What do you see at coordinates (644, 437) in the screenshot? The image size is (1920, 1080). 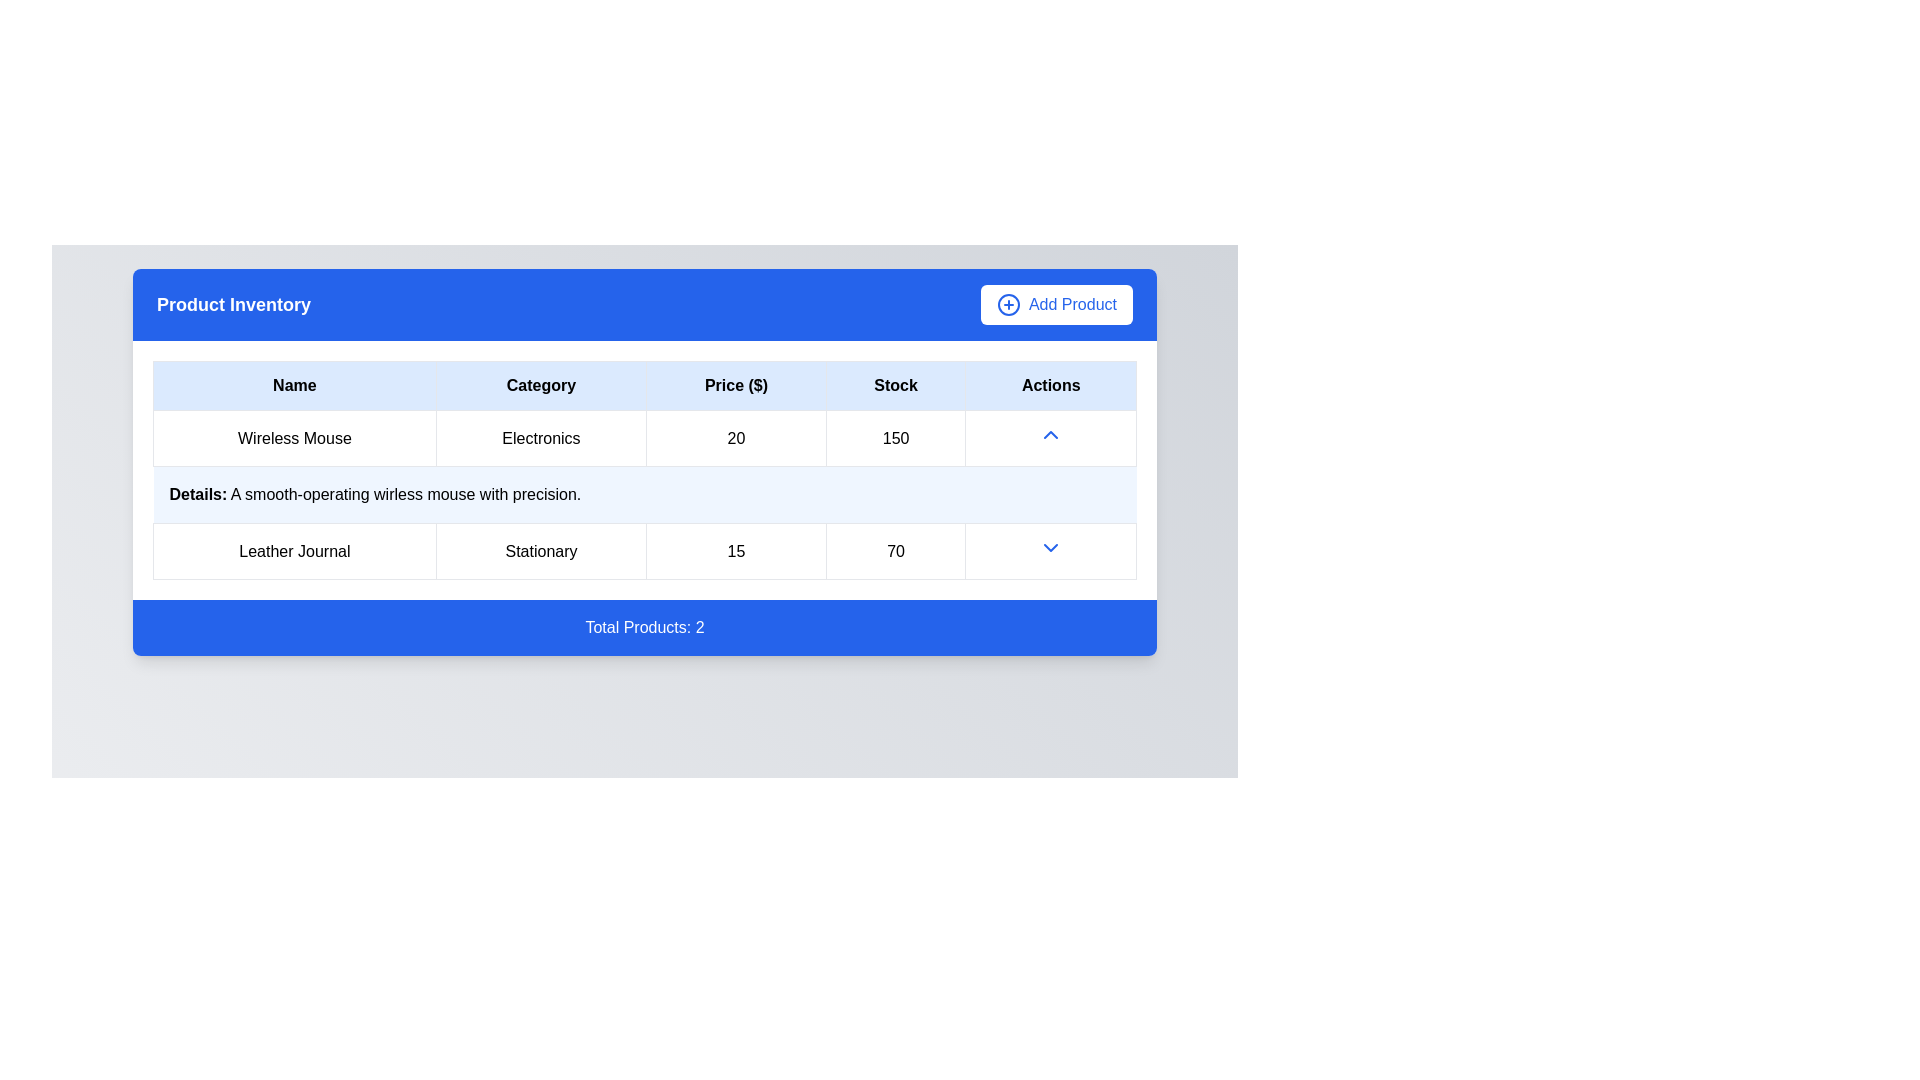 I see `the first data row in the table containing the product 'Wireless Mouse', which includes details such as category, price, and stock` at bounding box center [644, 437].